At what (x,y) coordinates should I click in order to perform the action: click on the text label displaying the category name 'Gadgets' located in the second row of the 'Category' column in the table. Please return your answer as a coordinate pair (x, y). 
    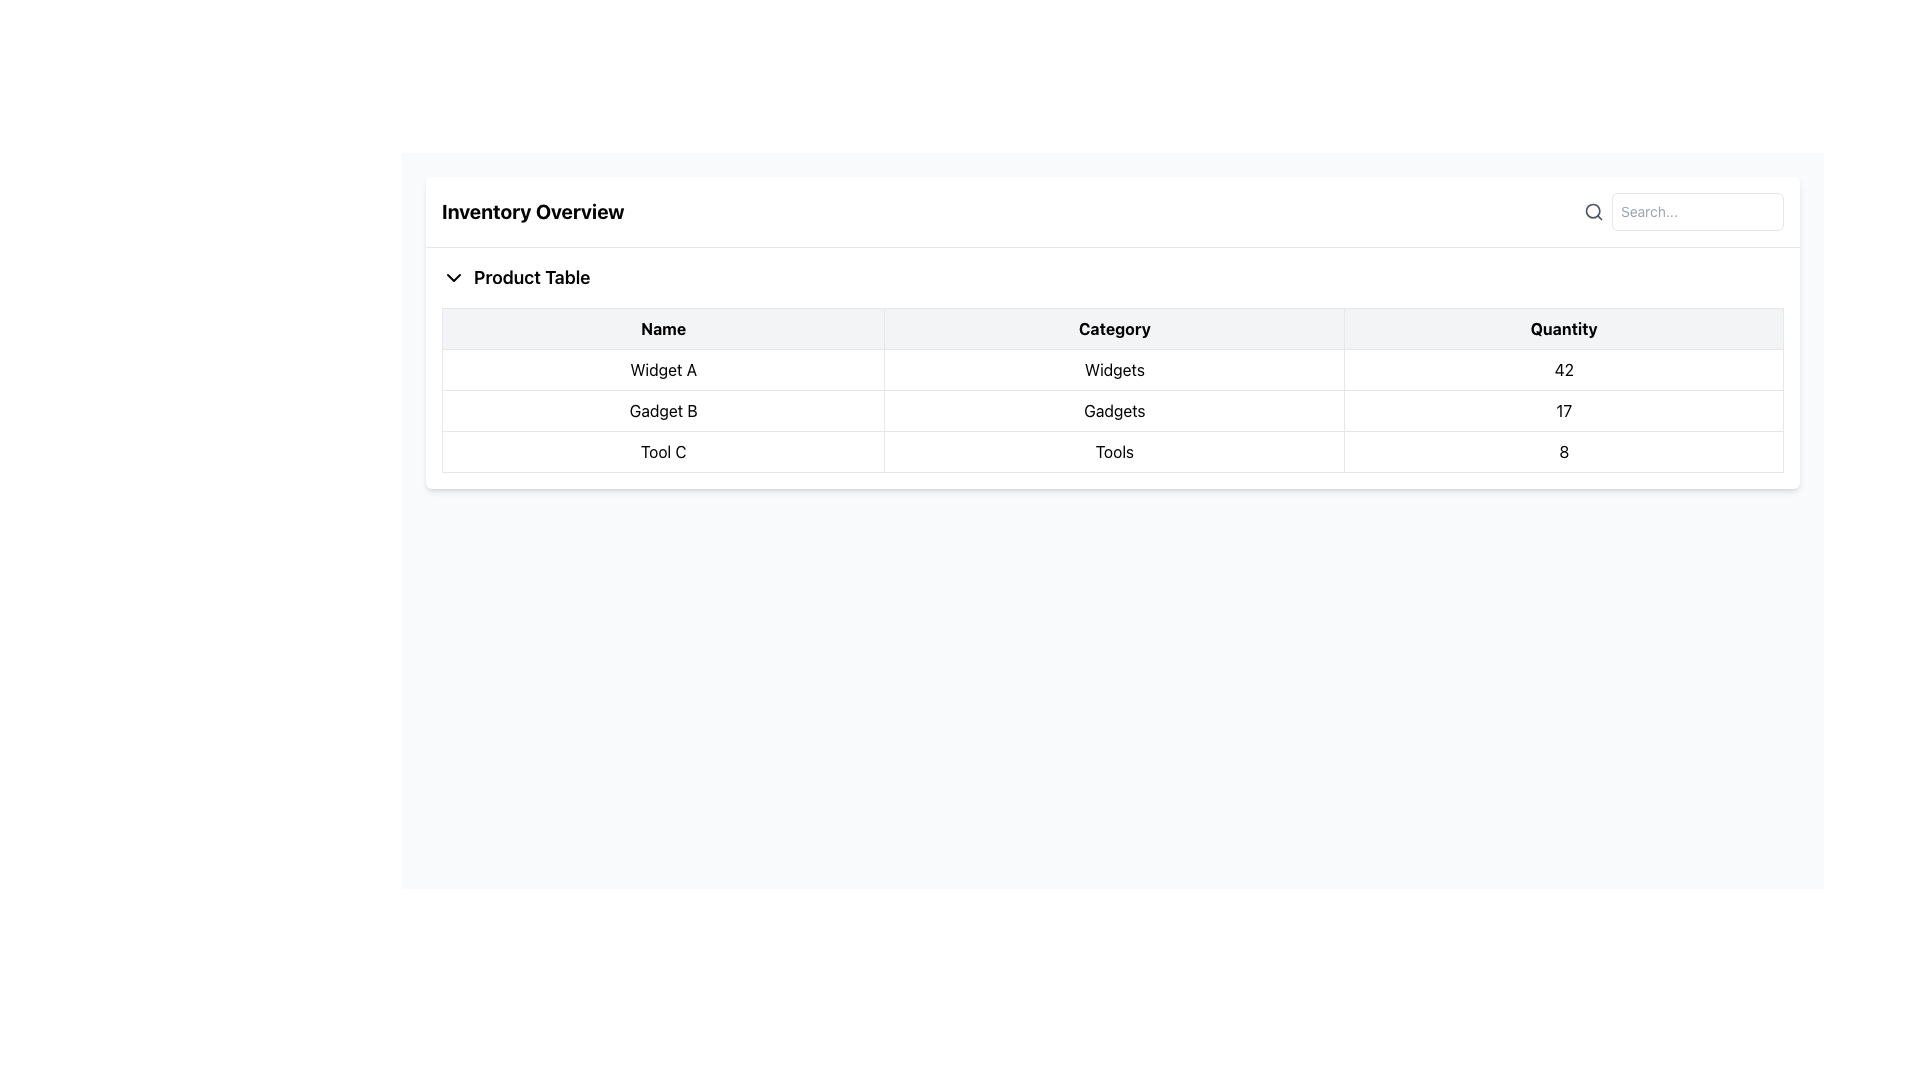
    Looking at the image, I should click on (1113, 410).